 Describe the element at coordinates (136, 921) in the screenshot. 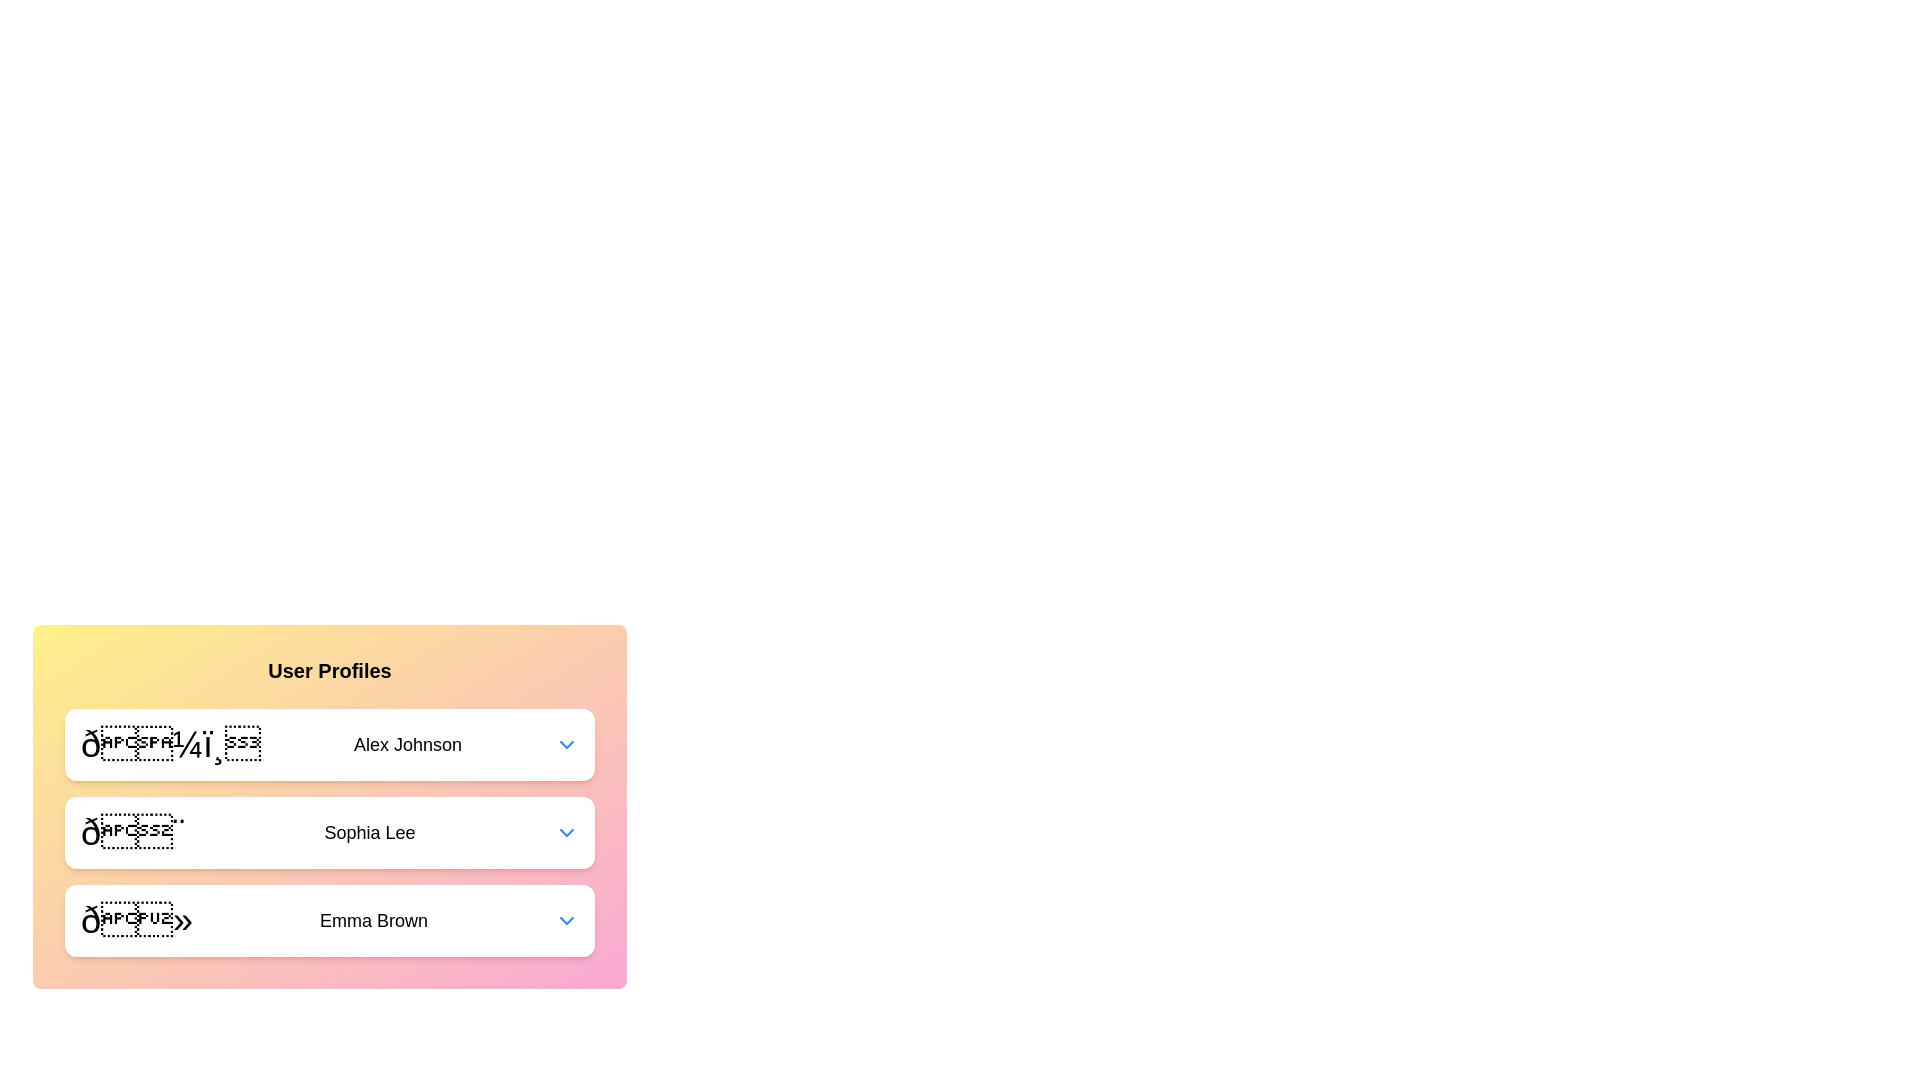

I see `the avatar of Emma Brown to interact with it` at that location.